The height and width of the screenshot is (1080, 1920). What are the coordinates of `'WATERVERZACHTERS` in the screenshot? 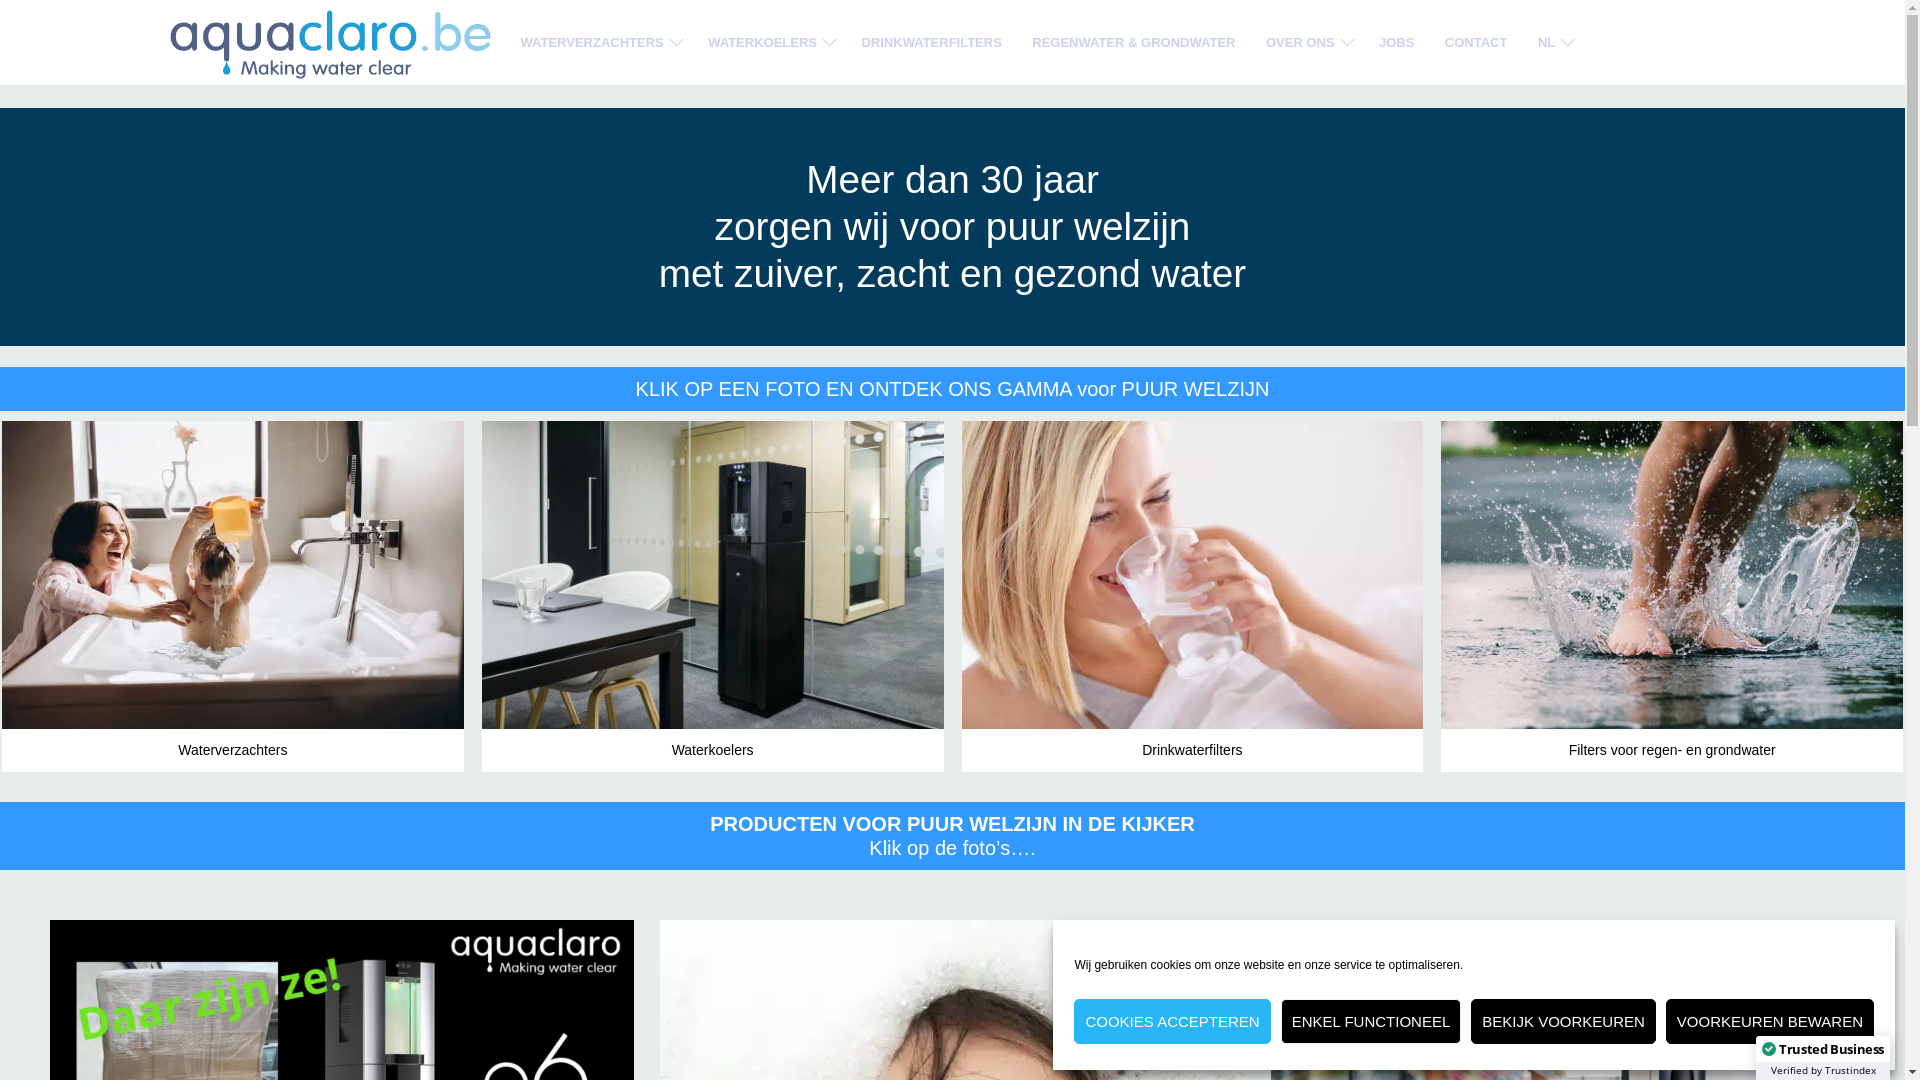 It's located at (598, 42).